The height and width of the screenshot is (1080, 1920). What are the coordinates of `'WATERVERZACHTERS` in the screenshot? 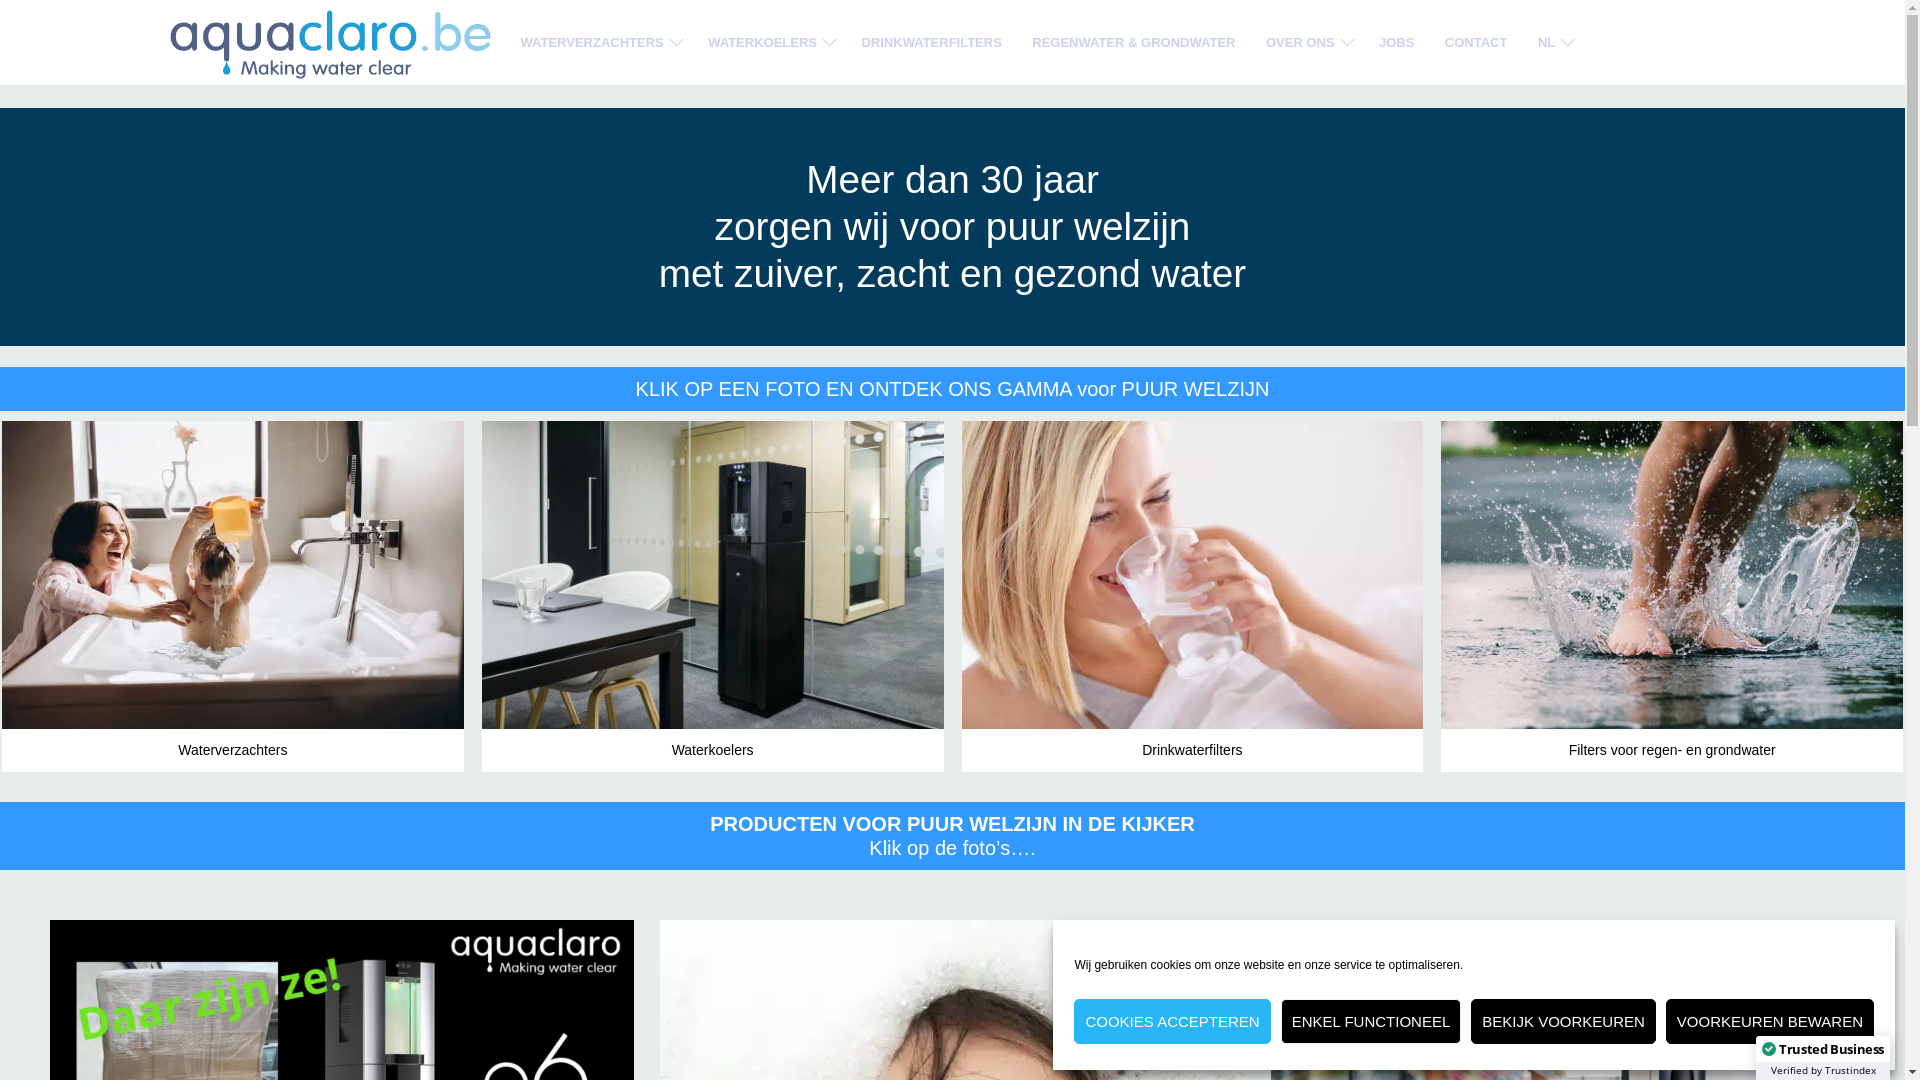 It's located at (598, 42).